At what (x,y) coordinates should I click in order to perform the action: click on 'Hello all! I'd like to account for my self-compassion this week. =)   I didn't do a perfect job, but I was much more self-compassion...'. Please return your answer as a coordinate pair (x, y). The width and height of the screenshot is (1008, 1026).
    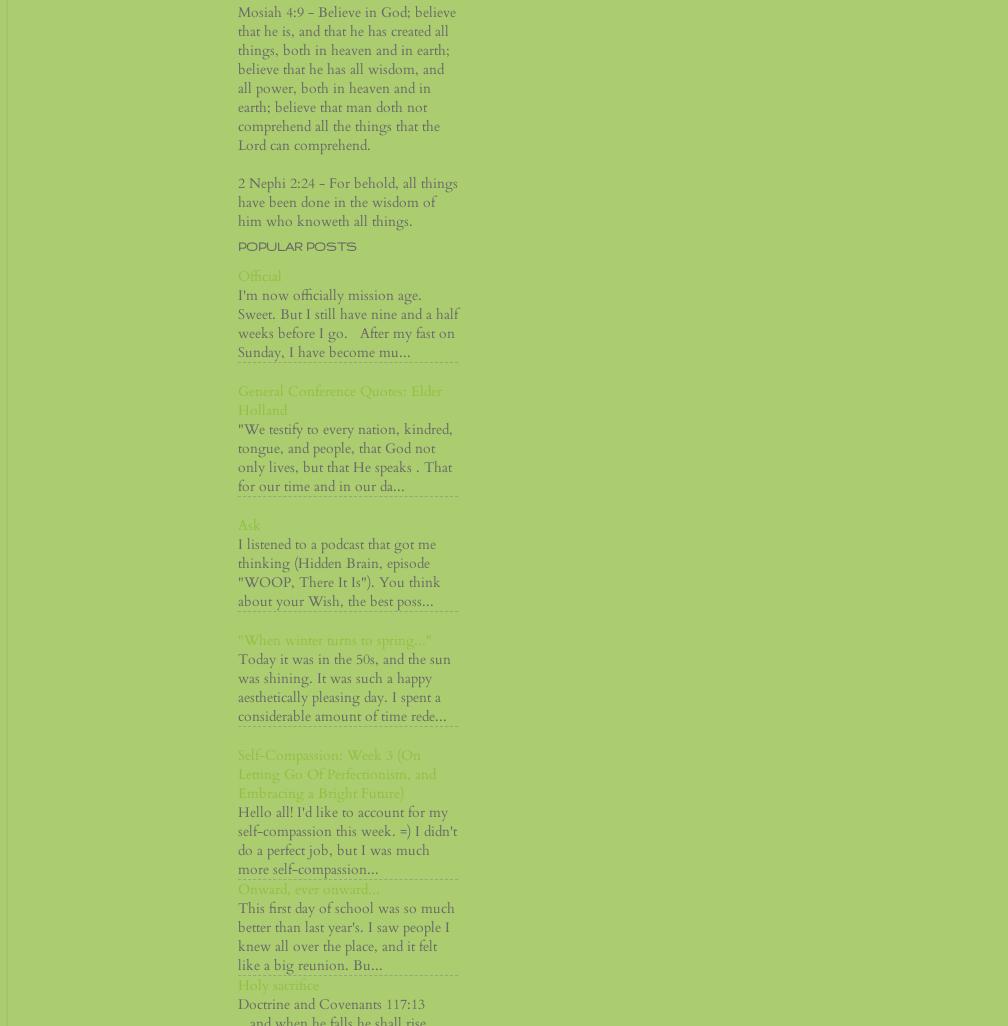
    Looking at the image, I should click on (347, 841).